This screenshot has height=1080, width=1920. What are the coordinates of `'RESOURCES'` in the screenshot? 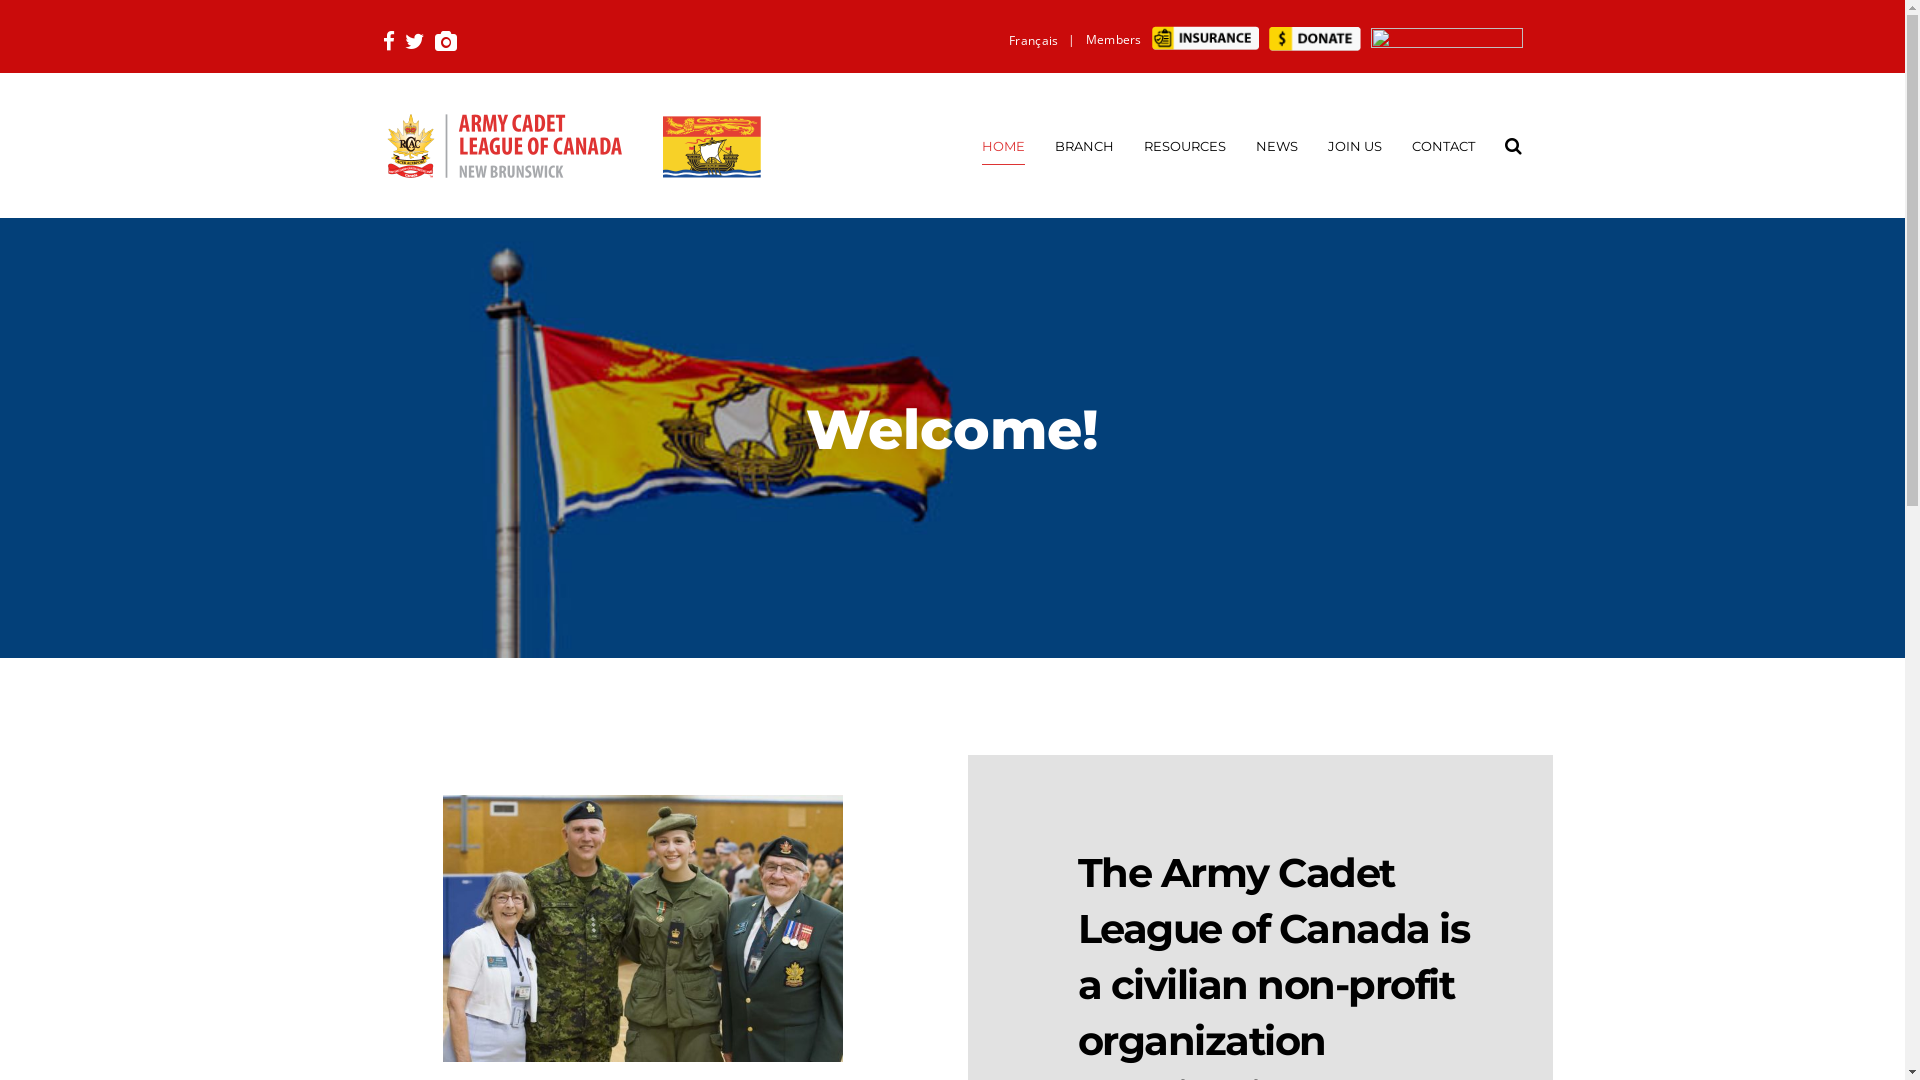 It's located at (1185, 144).